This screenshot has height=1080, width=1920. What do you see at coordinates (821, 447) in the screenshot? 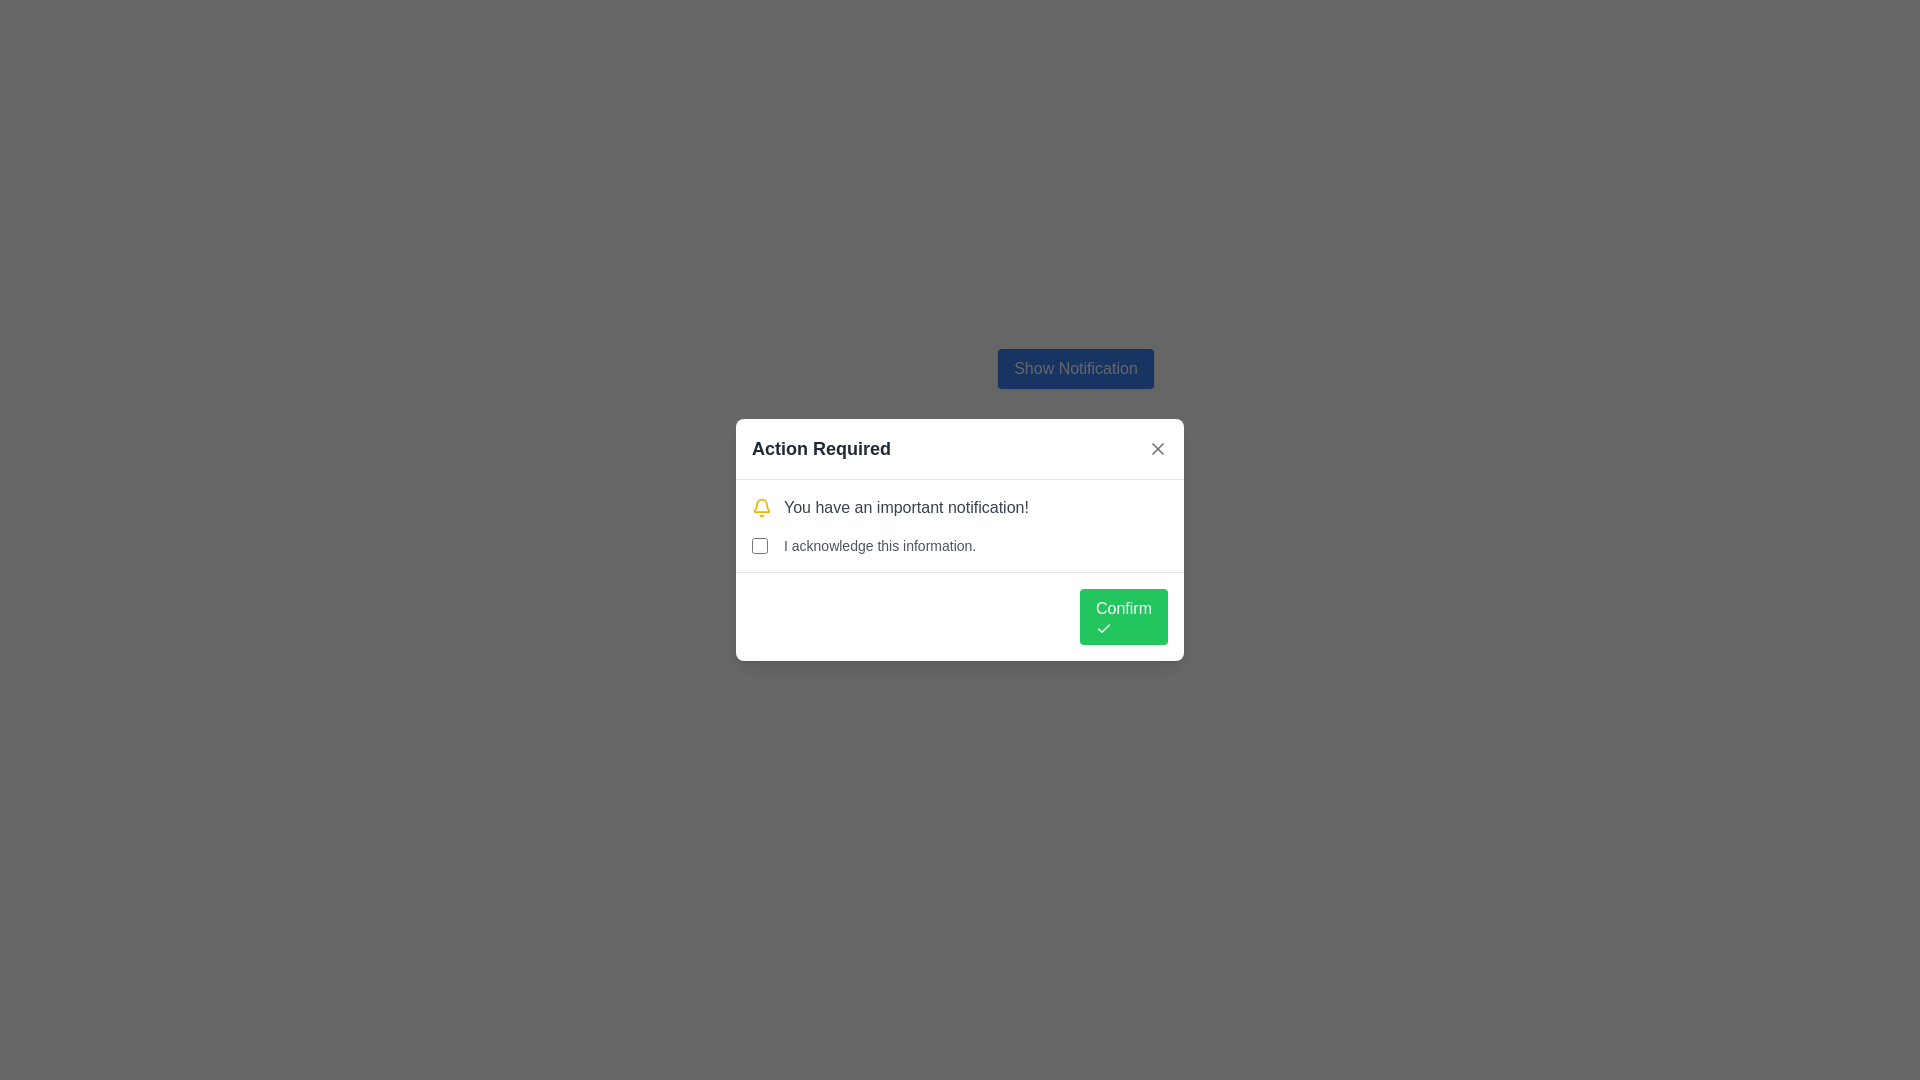
I see `the Header text element within the notification box, which serves as the title indicating the subject or urgency of the notification content` at bounding box center [821, 447].